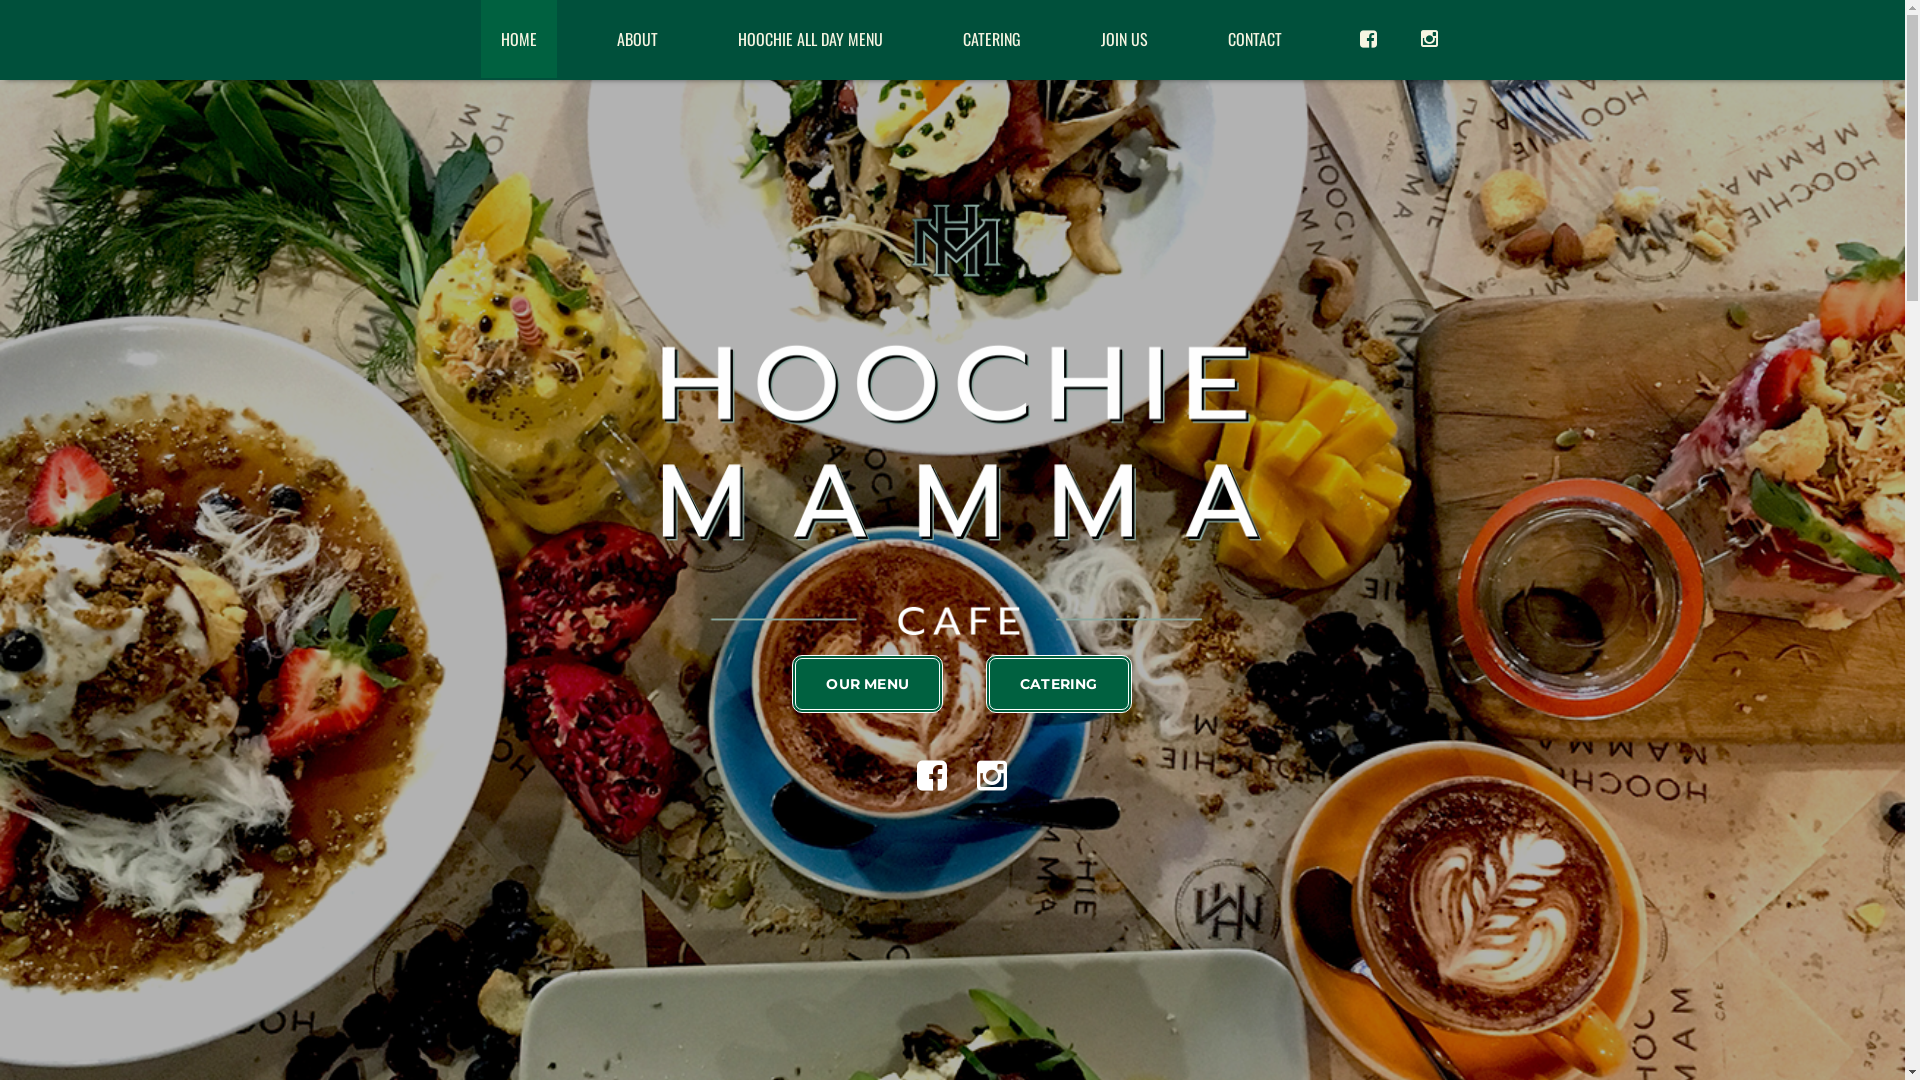 The height and width of the screenshot is (1080, 1920). I want to click on 'HOOCHIE ALL DAY MENU', so click(718, 38).